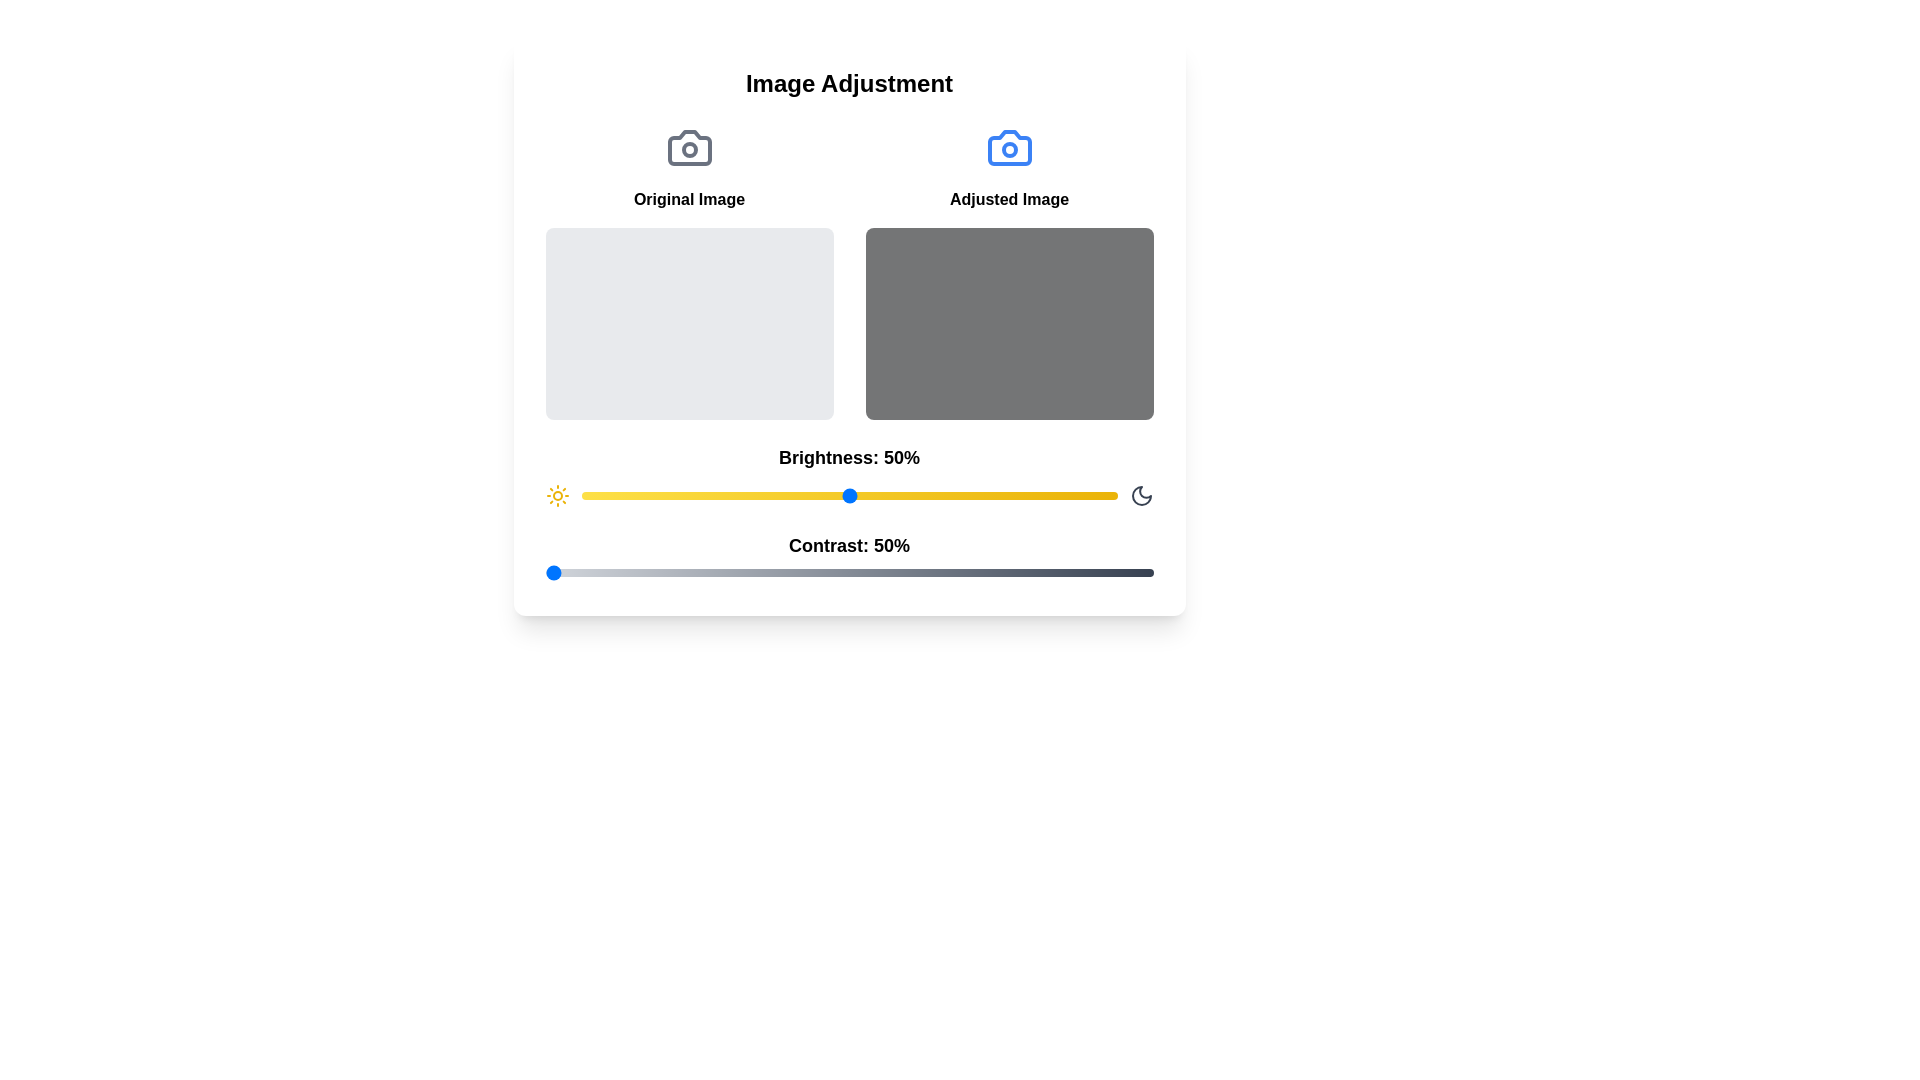  What do you see at coordinates (689, 149) in the screenshot?
I see `the small circular icon located inside the left camera icon in the 'Image Adjustment' interface` at bounding box center [689, 149].